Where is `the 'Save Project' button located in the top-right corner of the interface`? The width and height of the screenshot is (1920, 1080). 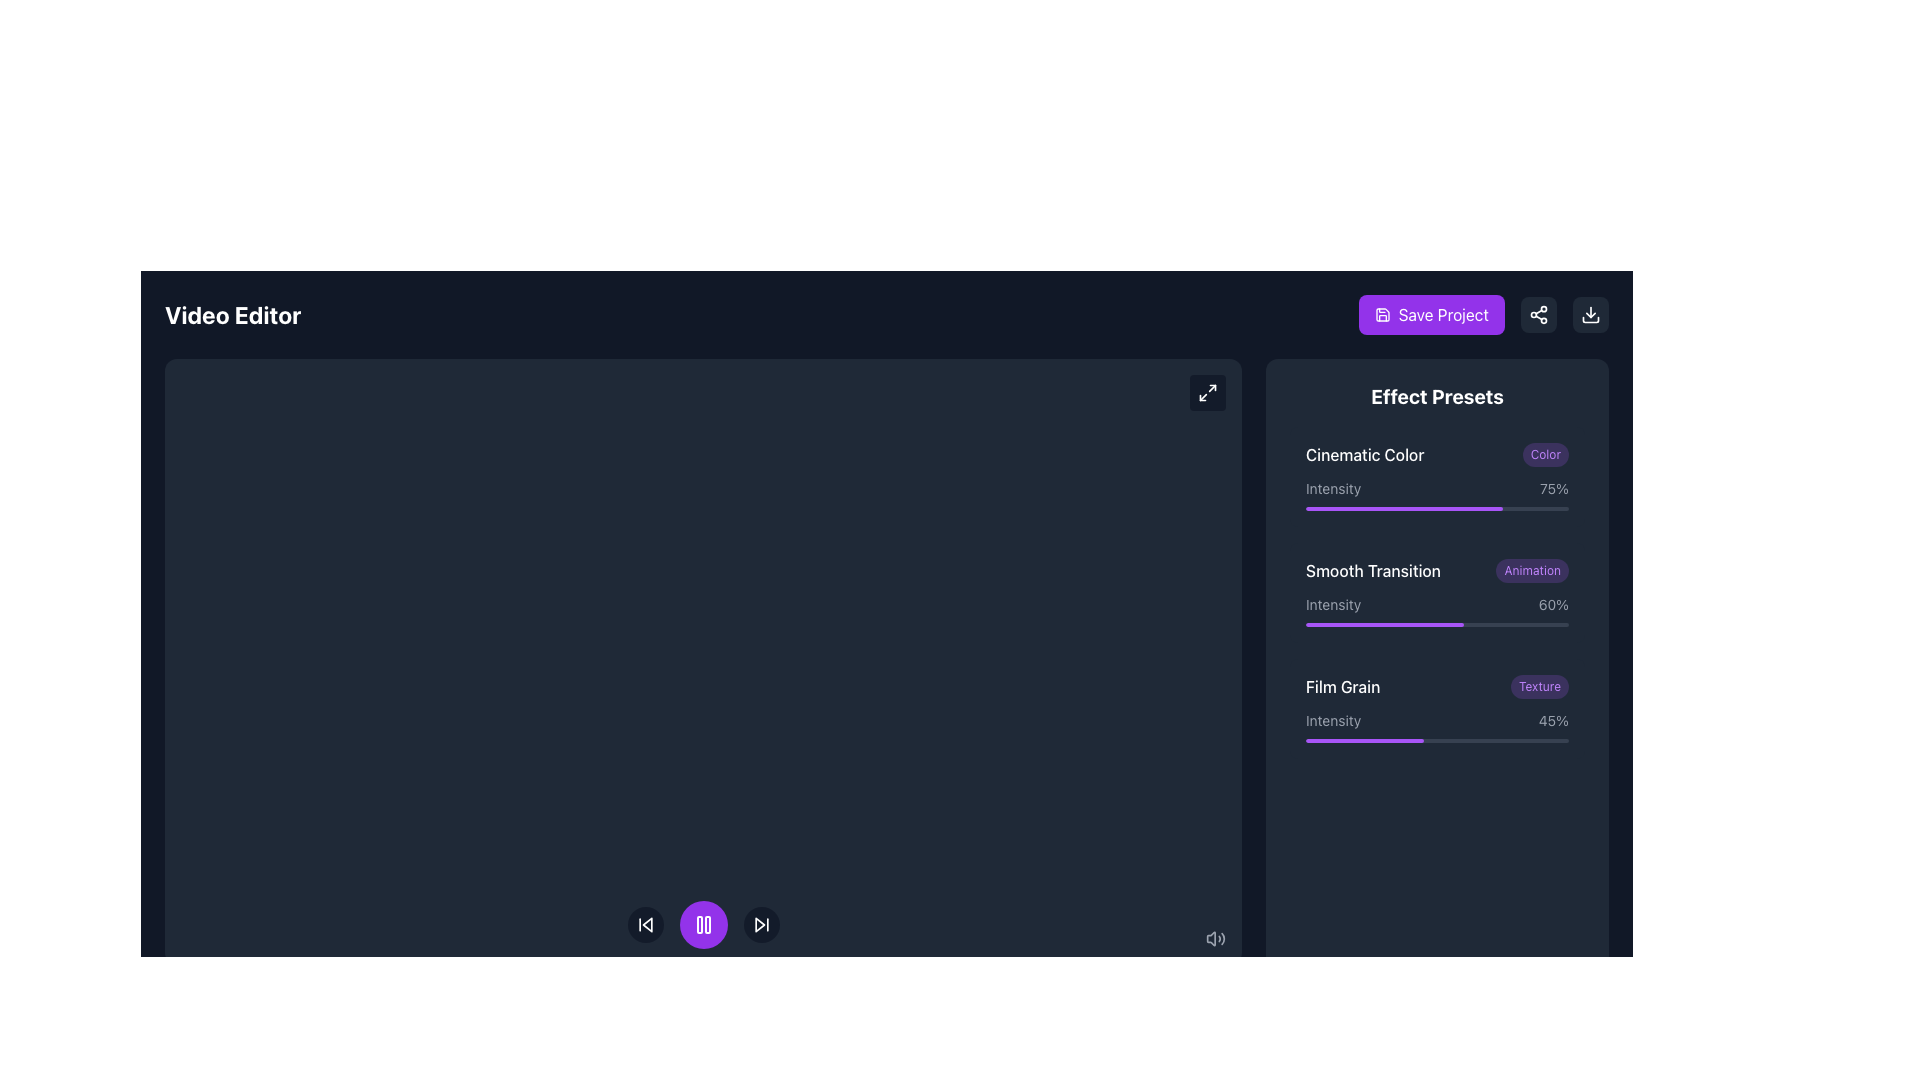
the 'Save Project' button located in the top-right corner of the interface is located at coordinates (1483, 315).